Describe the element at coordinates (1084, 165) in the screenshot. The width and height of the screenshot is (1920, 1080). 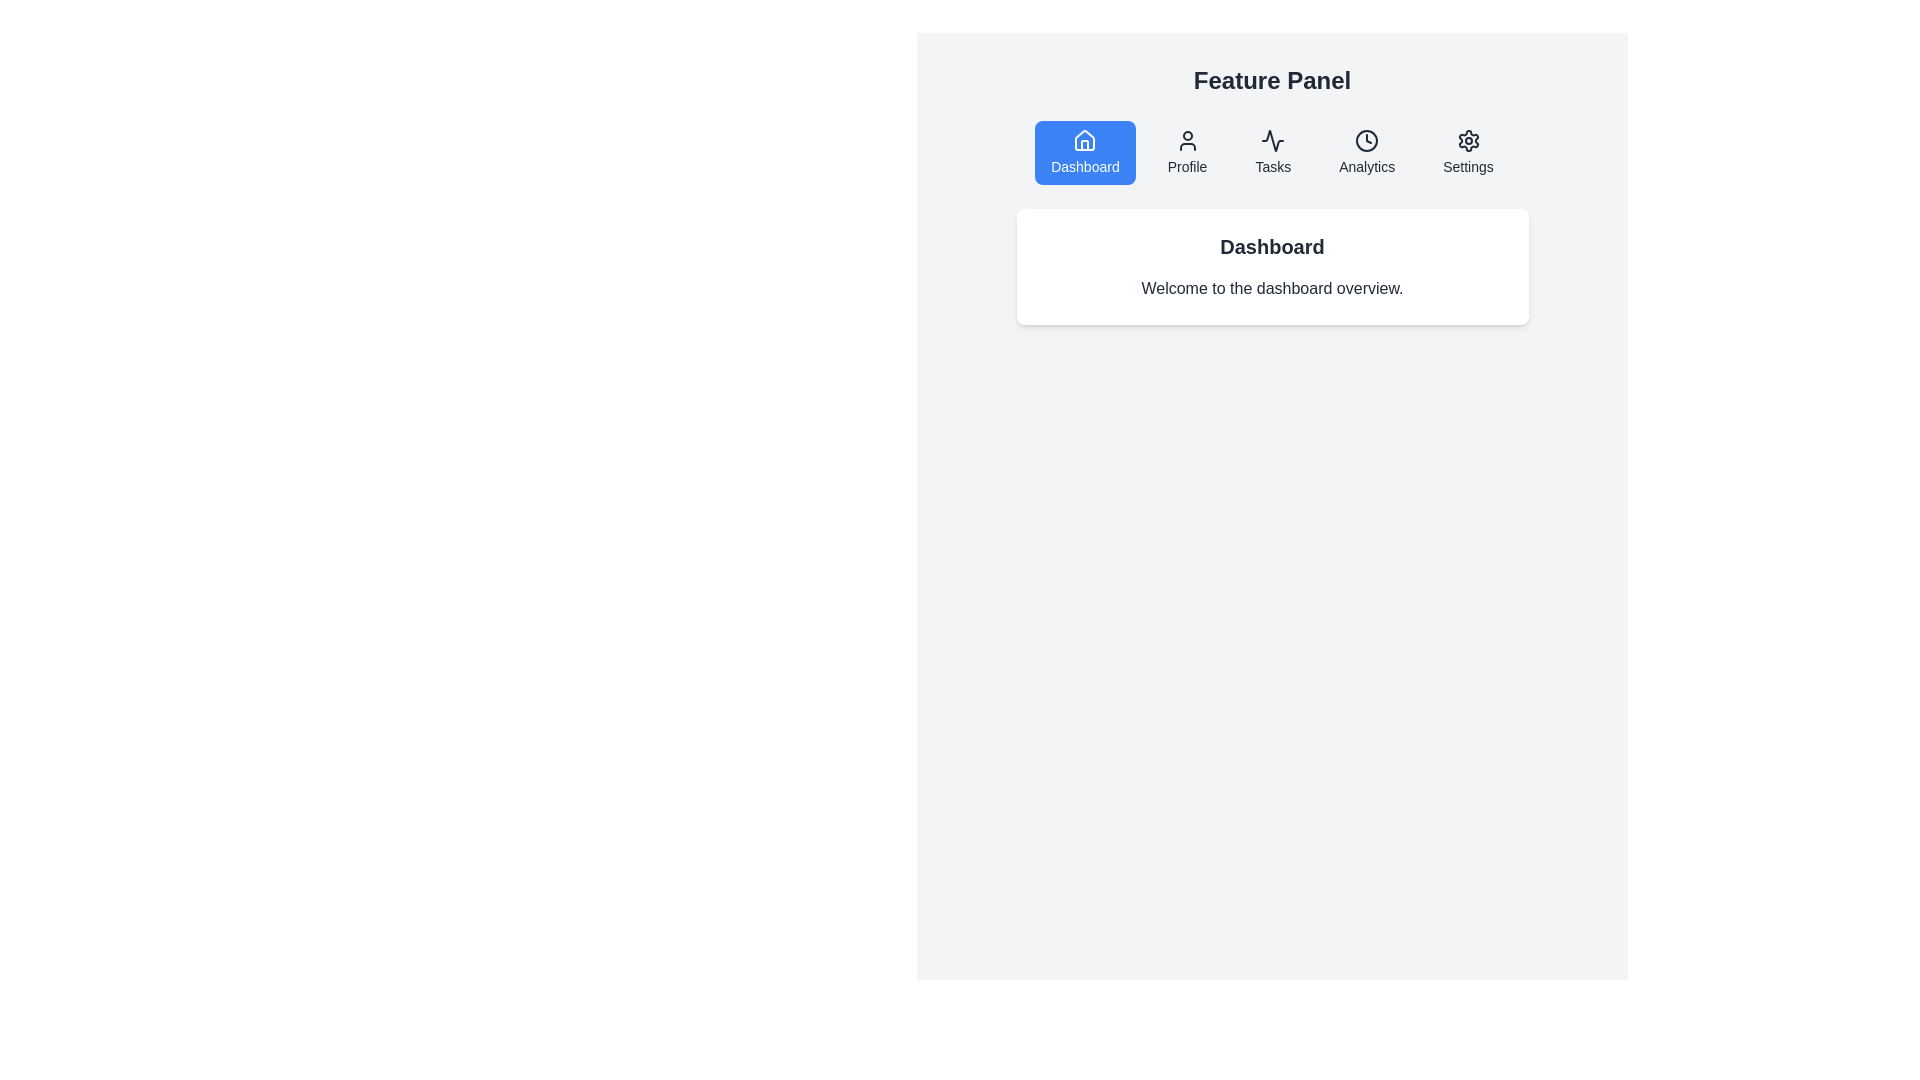
I see `the 'Dashboard' text label` at that location.